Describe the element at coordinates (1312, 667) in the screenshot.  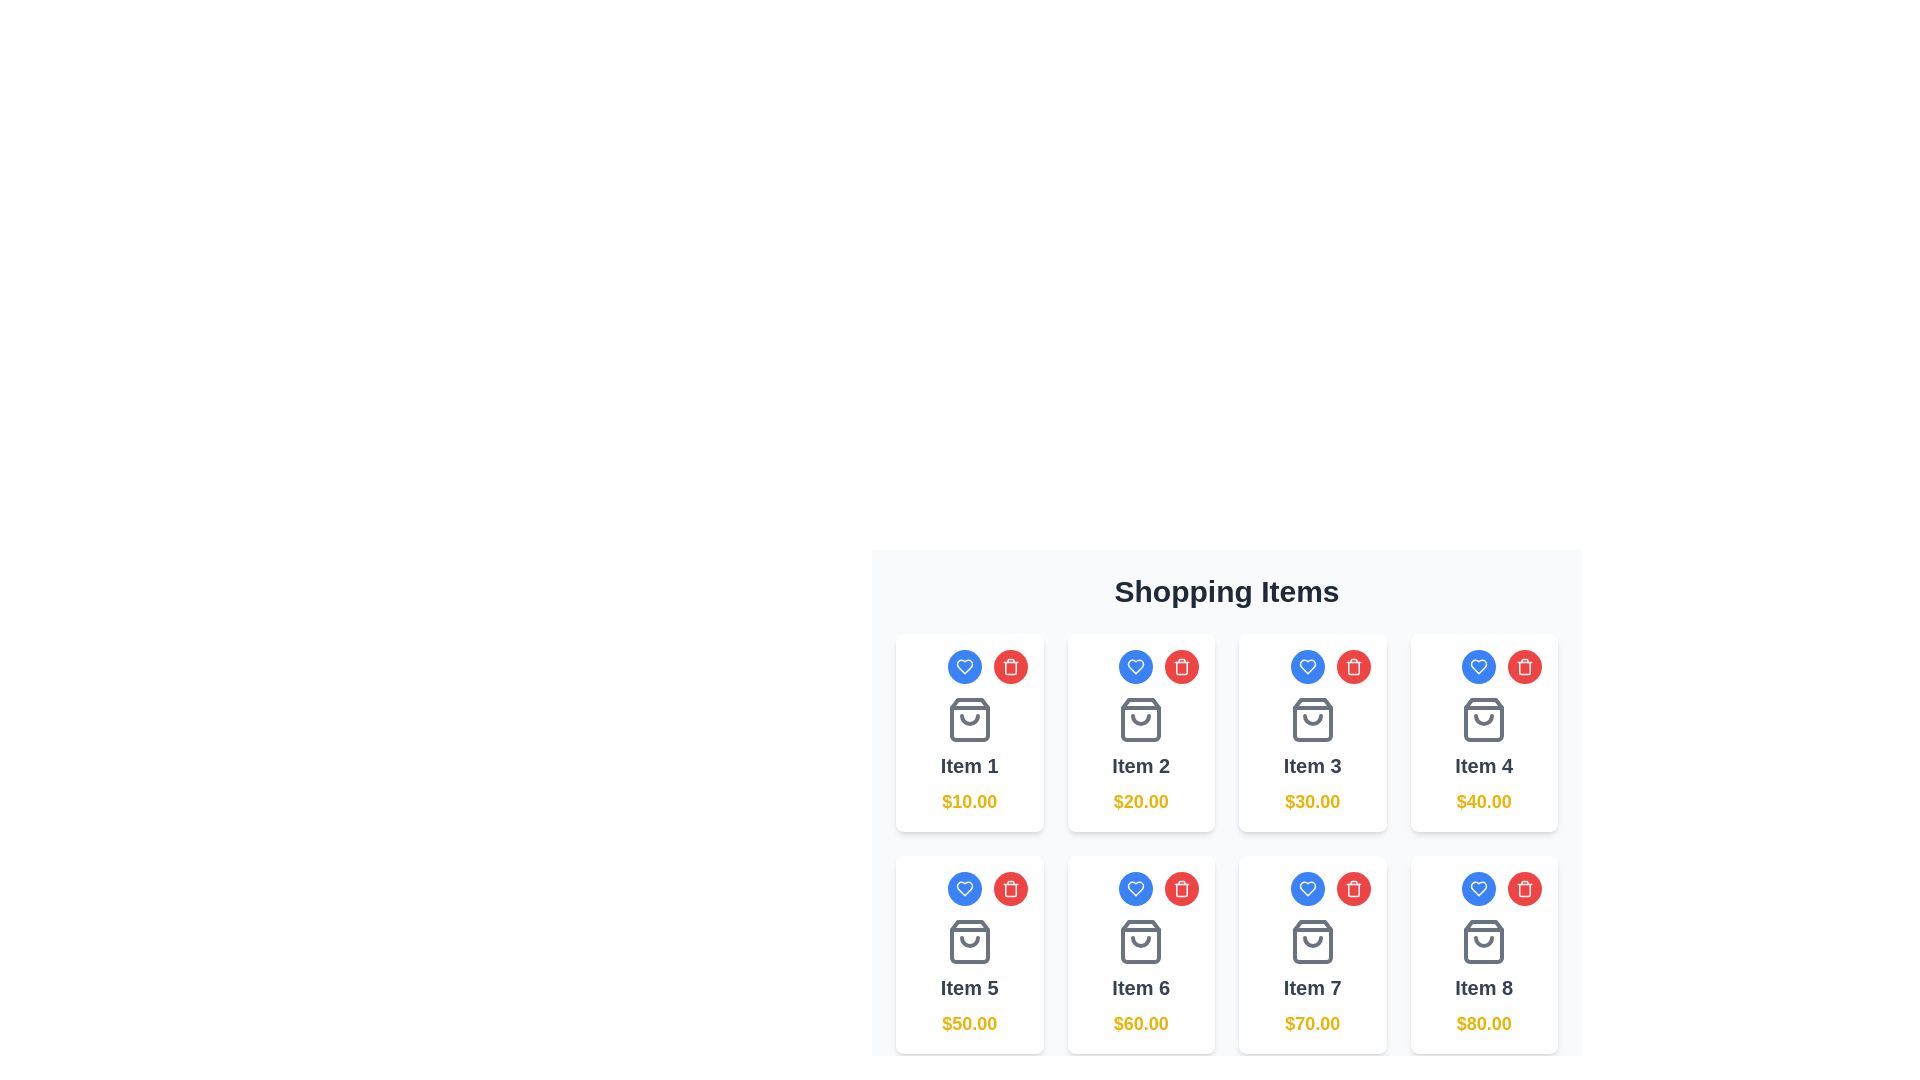
I see `the blue button in the grouped component at the top-right corner of the card labeled 'Item 3' to mark the item as a favorite` at that location.